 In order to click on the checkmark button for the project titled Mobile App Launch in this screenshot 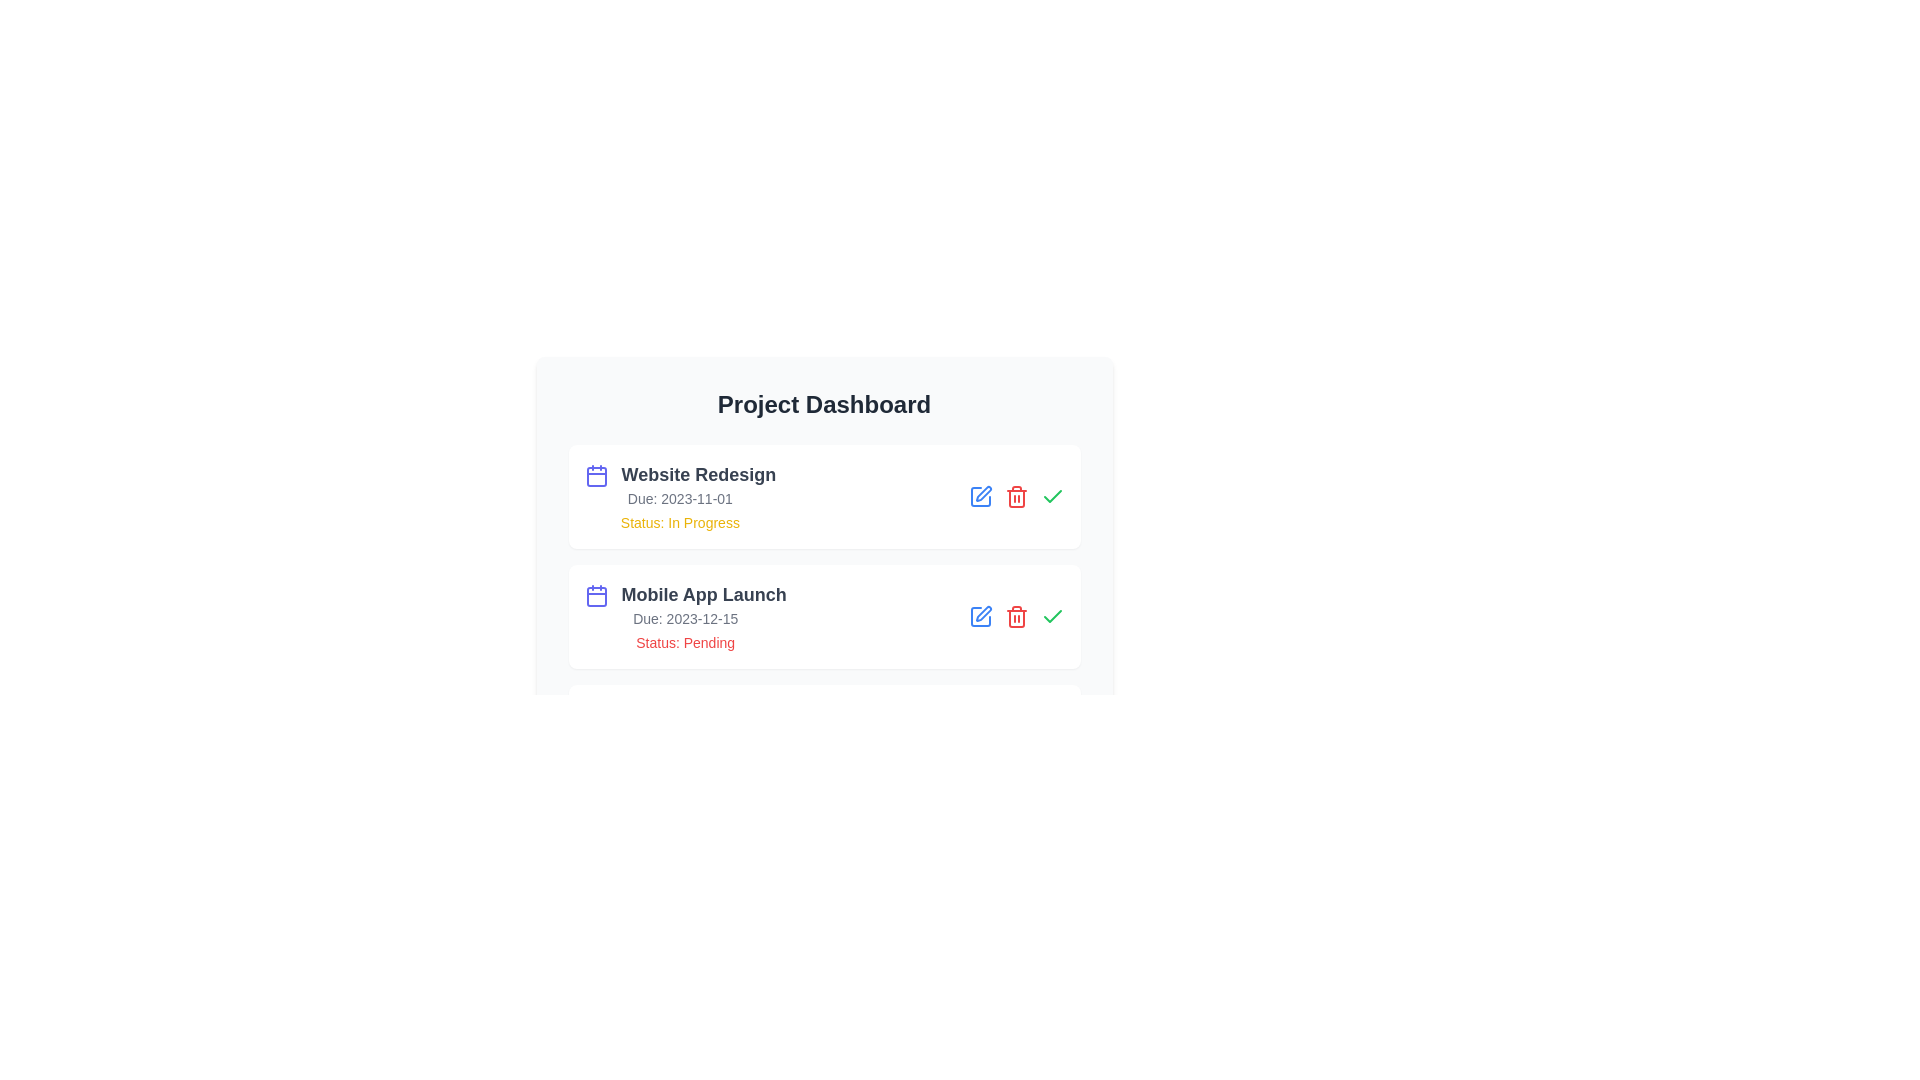, I will do `click(1051, 616)`.